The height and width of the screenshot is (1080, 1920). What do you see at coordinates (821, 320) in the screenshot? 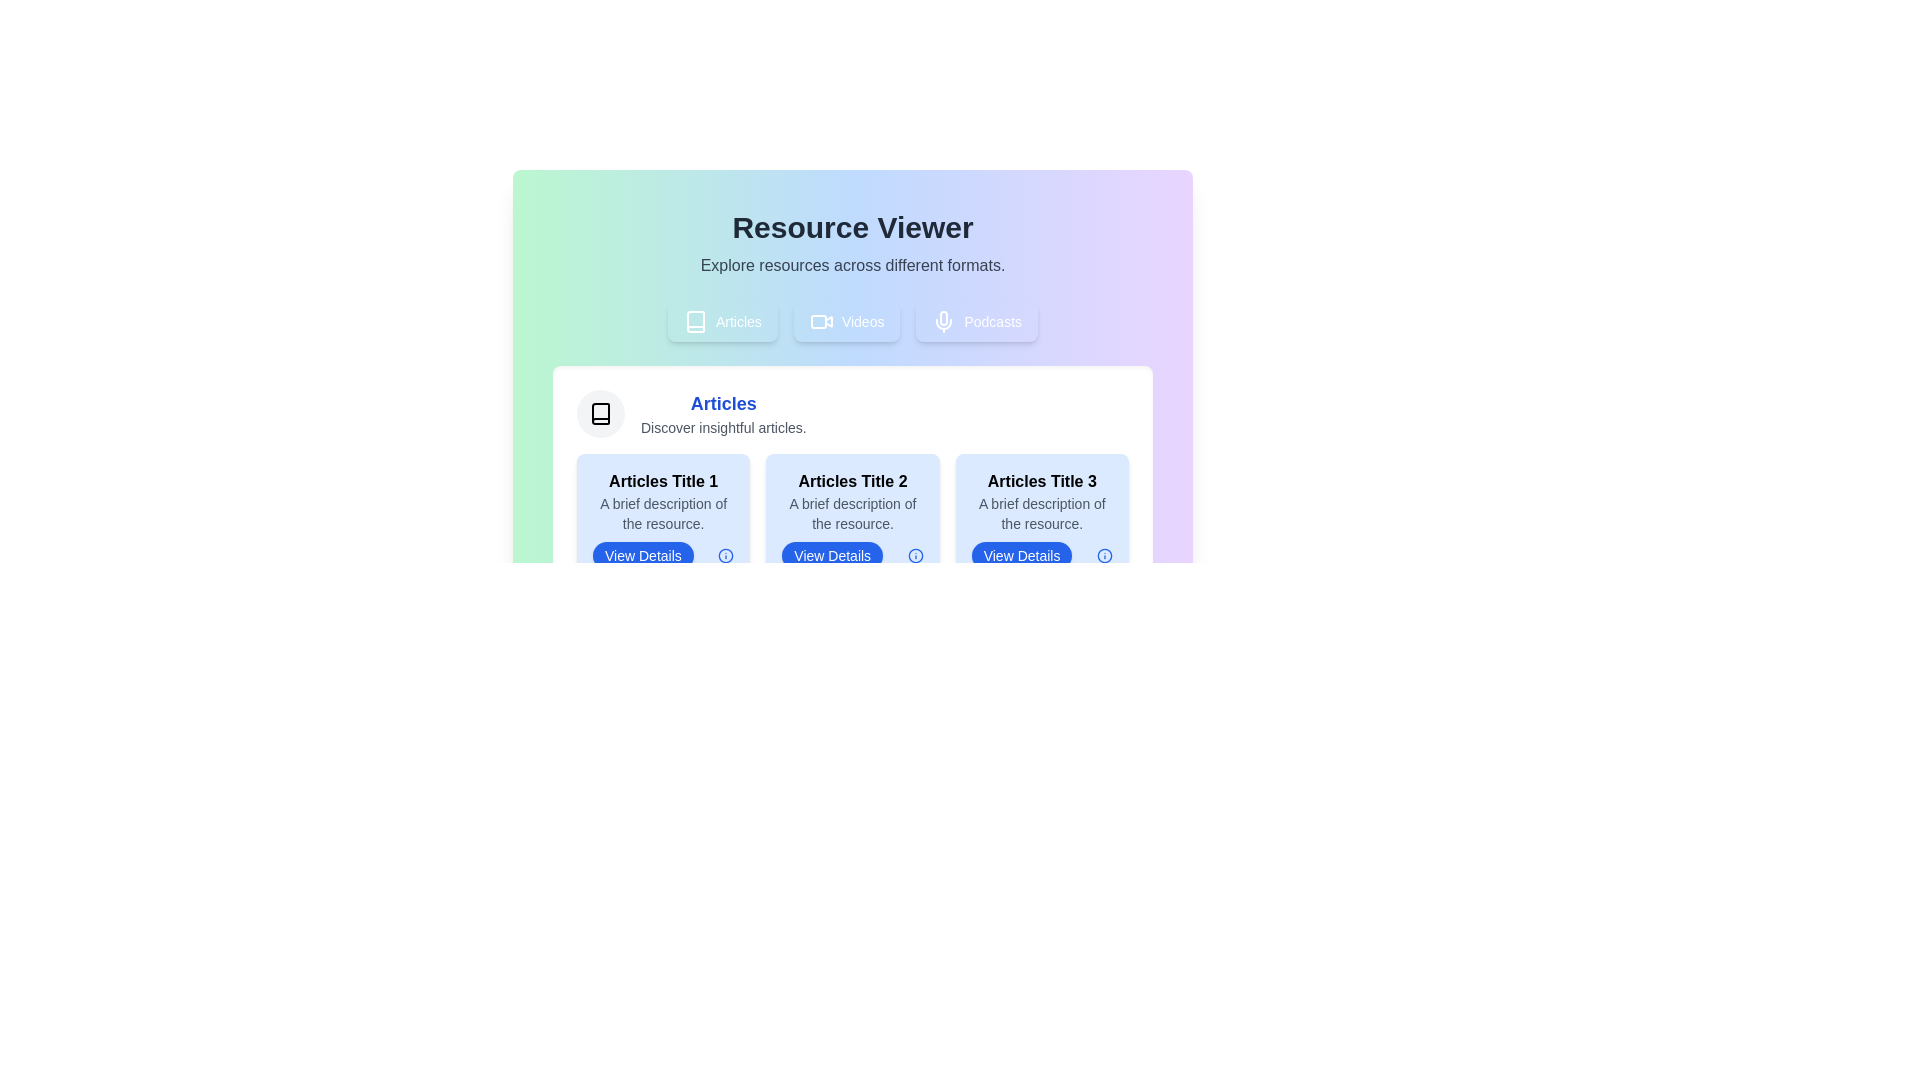
I see `the video icon located within the 'Videos' button in the navigation section` at bounding box center [821, 320].